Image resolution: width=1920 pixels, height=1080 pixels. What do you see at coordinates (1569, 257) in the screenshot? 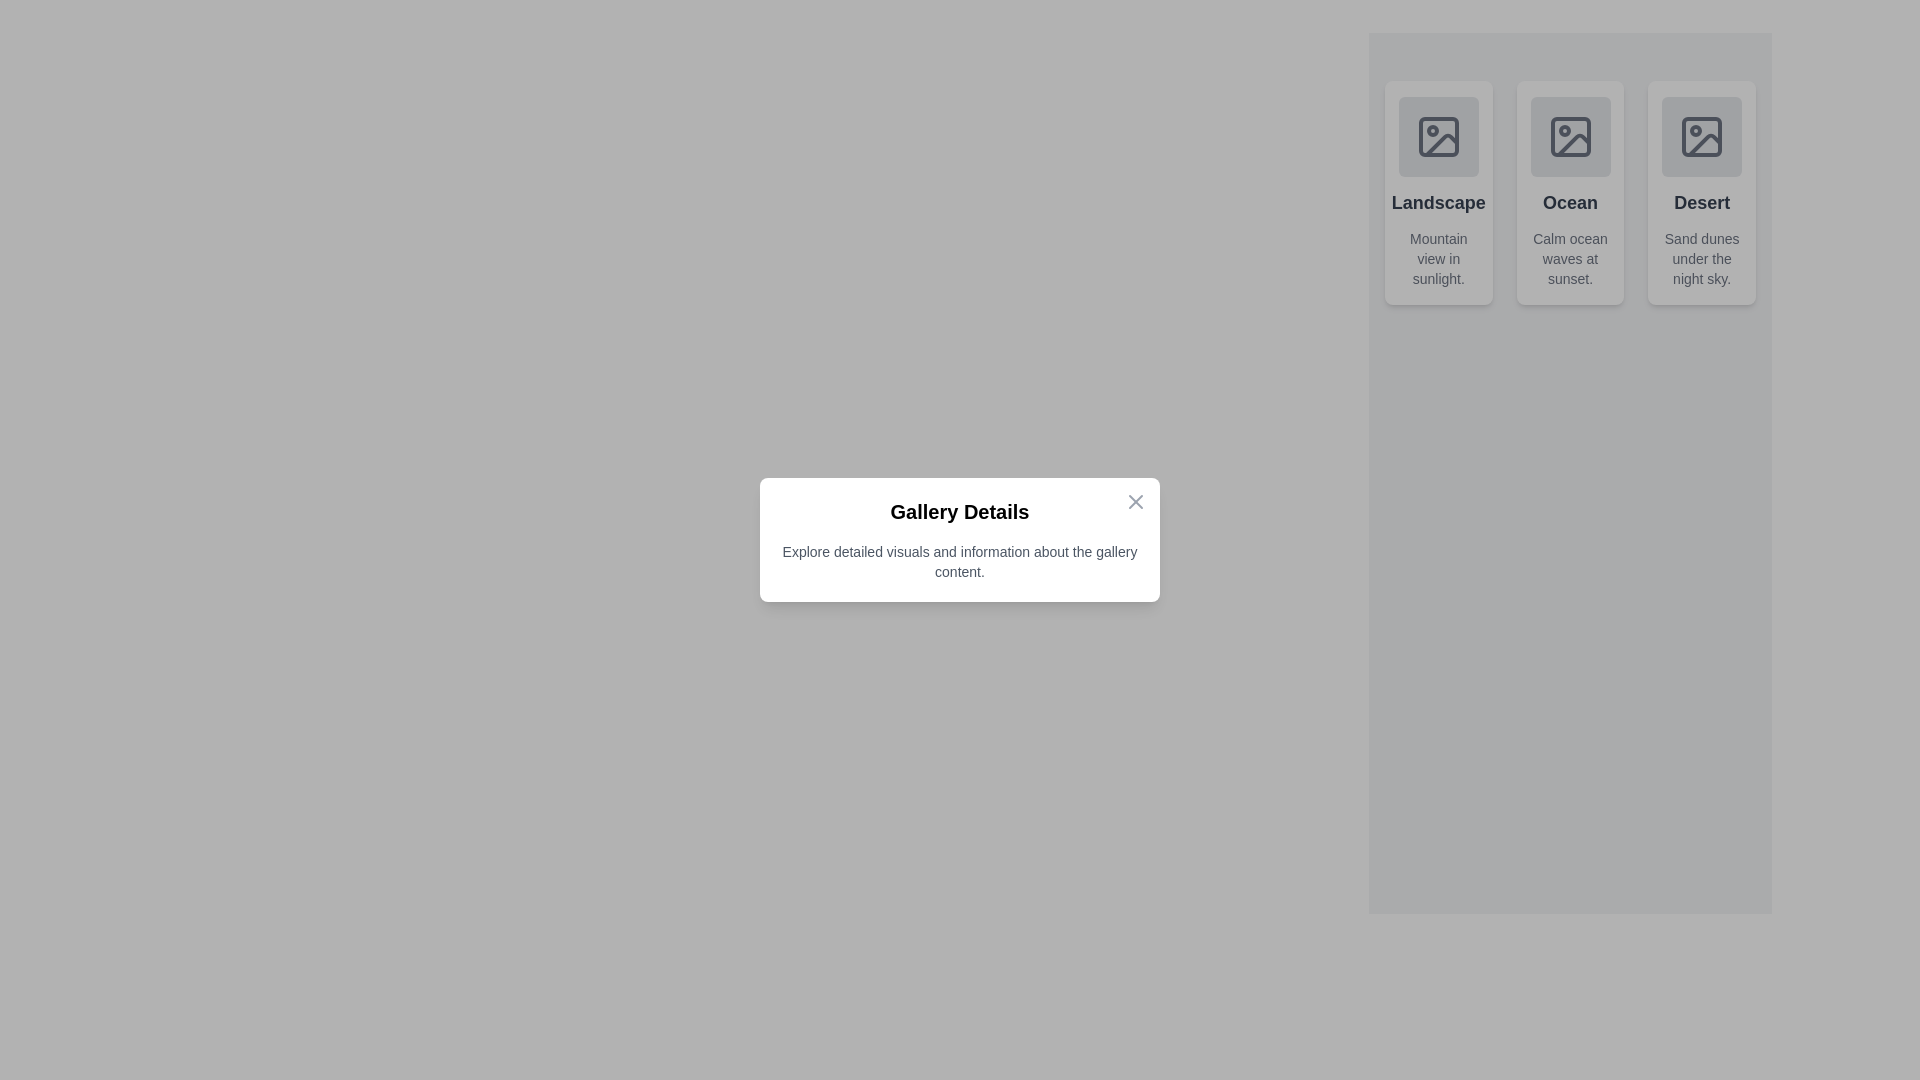
I see `text displayed in the gray colored small font labeled 'Calm ocean waves at sunset' located at the lower section of the 'Ocean' card` at bounding box center [1569, 257].